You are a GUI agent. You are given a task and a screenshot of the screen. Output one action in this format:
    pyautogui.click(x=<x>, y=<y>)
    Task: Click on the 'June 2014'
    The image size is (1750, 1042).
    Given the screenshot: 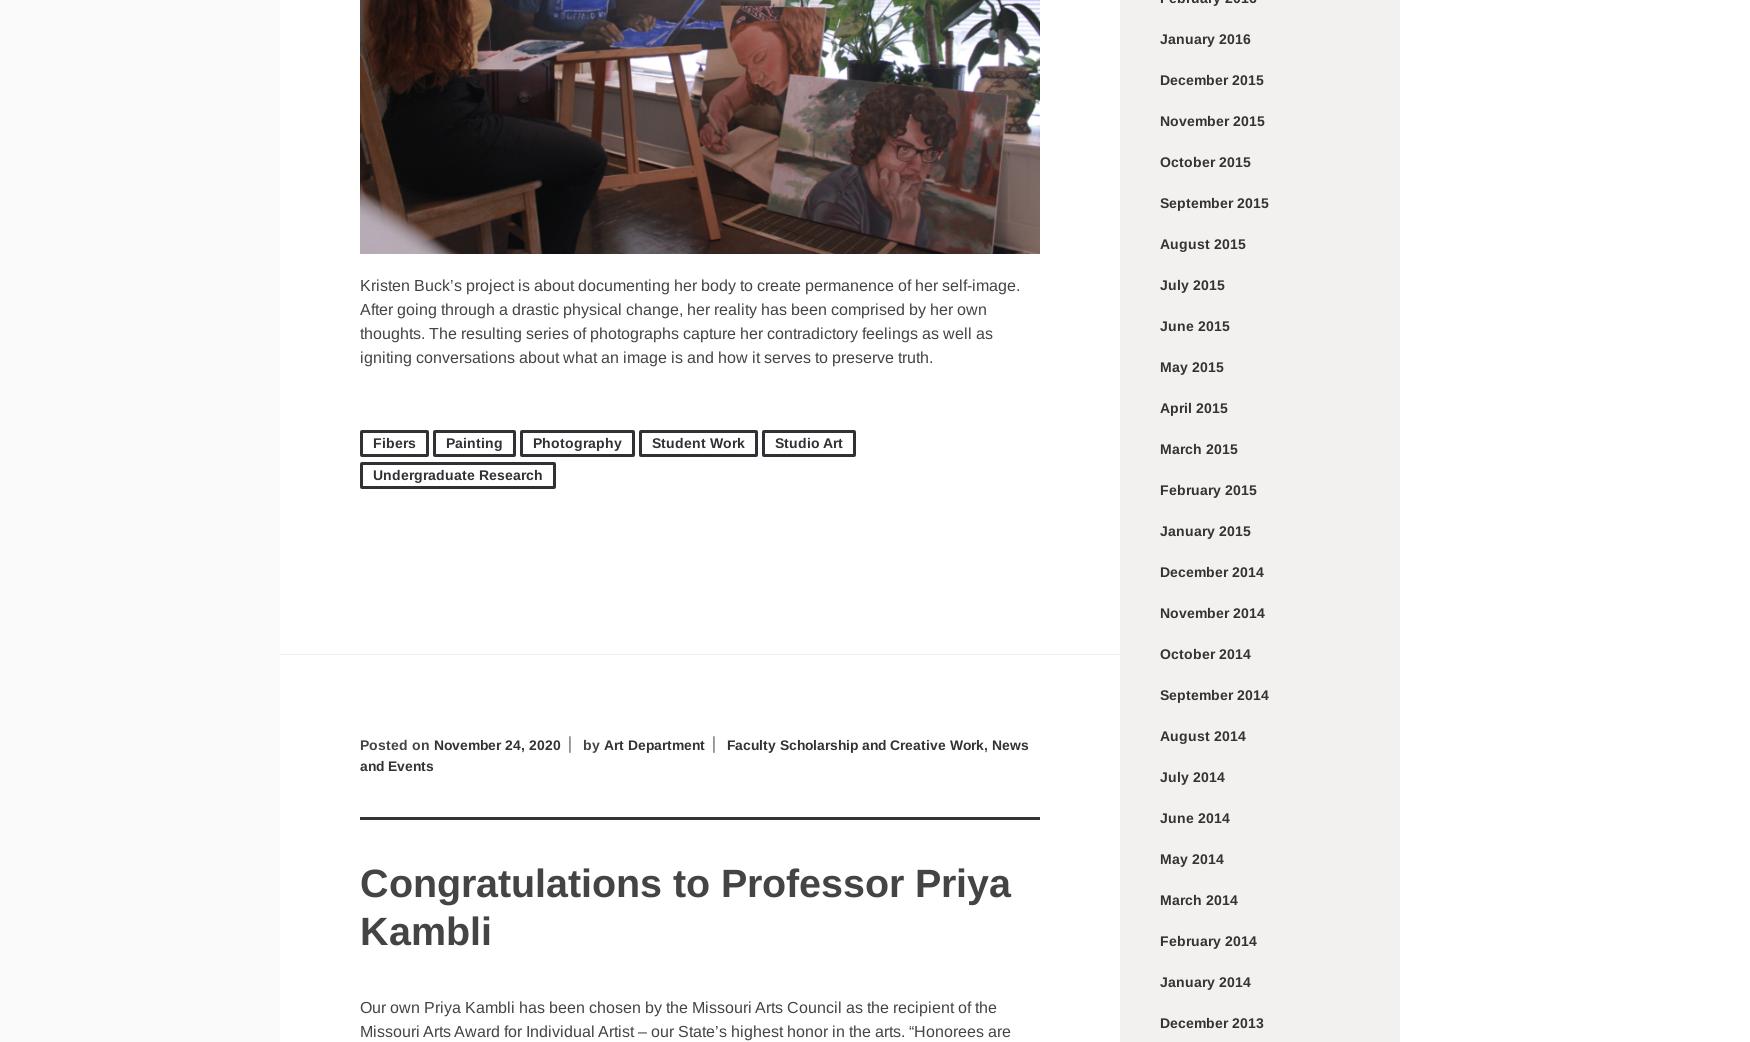 What is the action you would take?
    pyautogui.click(x=1195, y=817)
    